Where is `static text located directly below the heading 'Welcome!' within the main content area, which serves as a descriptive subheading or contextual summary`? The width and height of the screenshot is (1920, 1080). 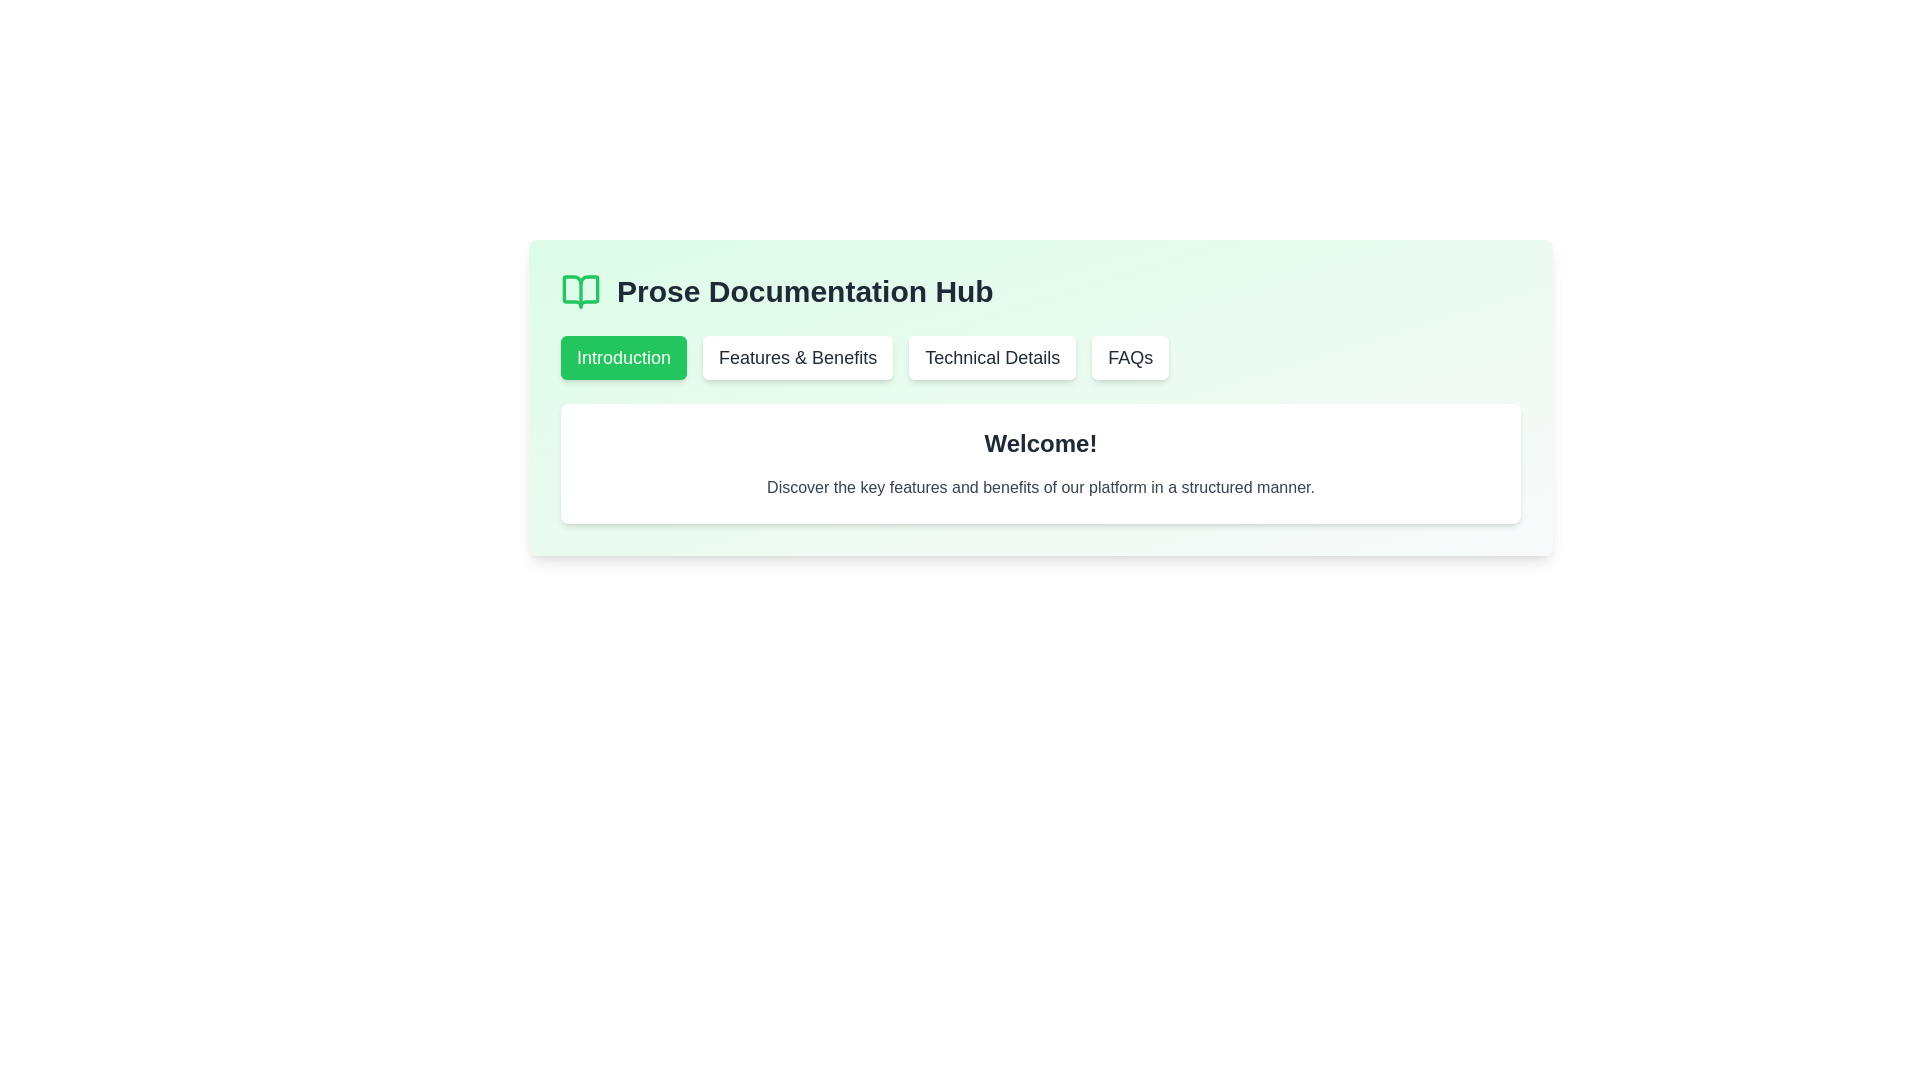 static text located directly below the heading 'Welcome!' within the main content area, which serves as a descriptive subheading or contextual summary is located at coordinates (1040, 488).